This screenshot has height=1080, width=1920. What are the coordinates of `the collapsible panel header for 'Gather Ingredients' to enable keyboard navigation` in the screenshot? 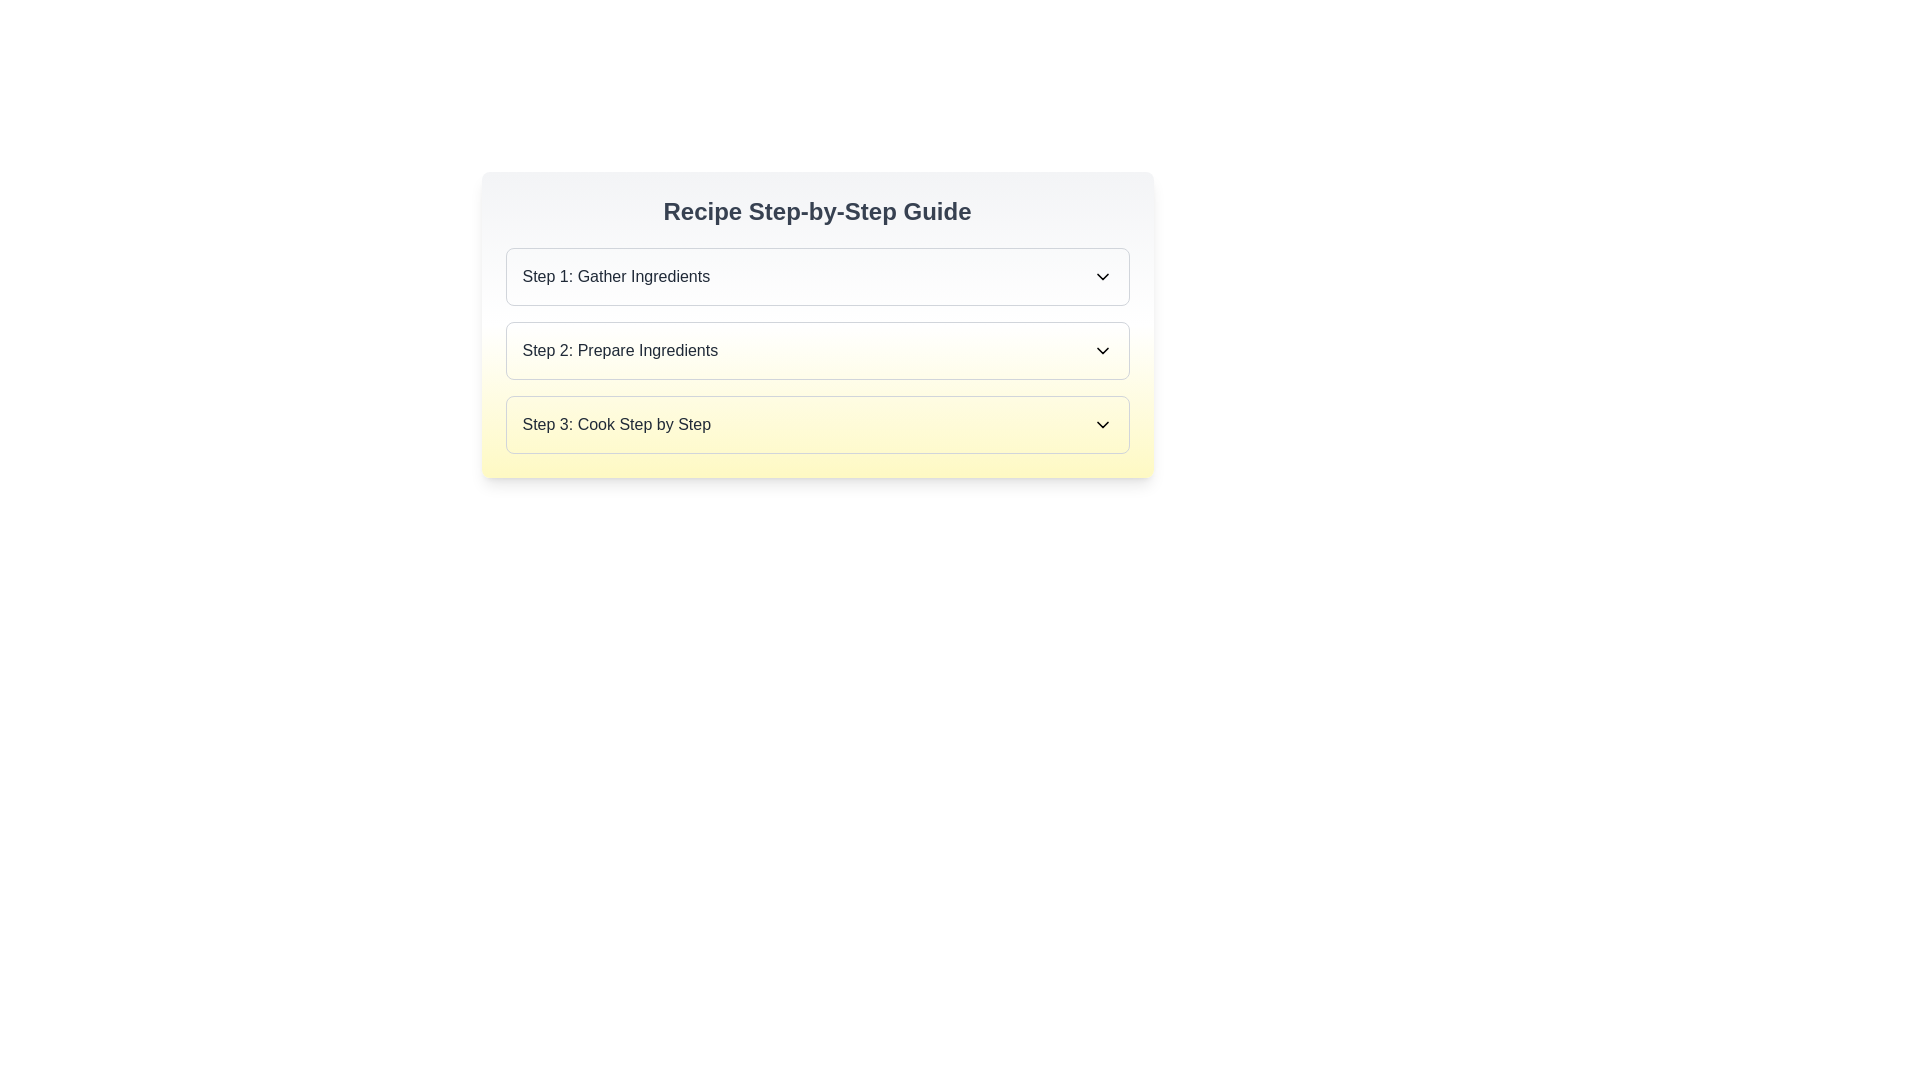 It's located at (817, 277).